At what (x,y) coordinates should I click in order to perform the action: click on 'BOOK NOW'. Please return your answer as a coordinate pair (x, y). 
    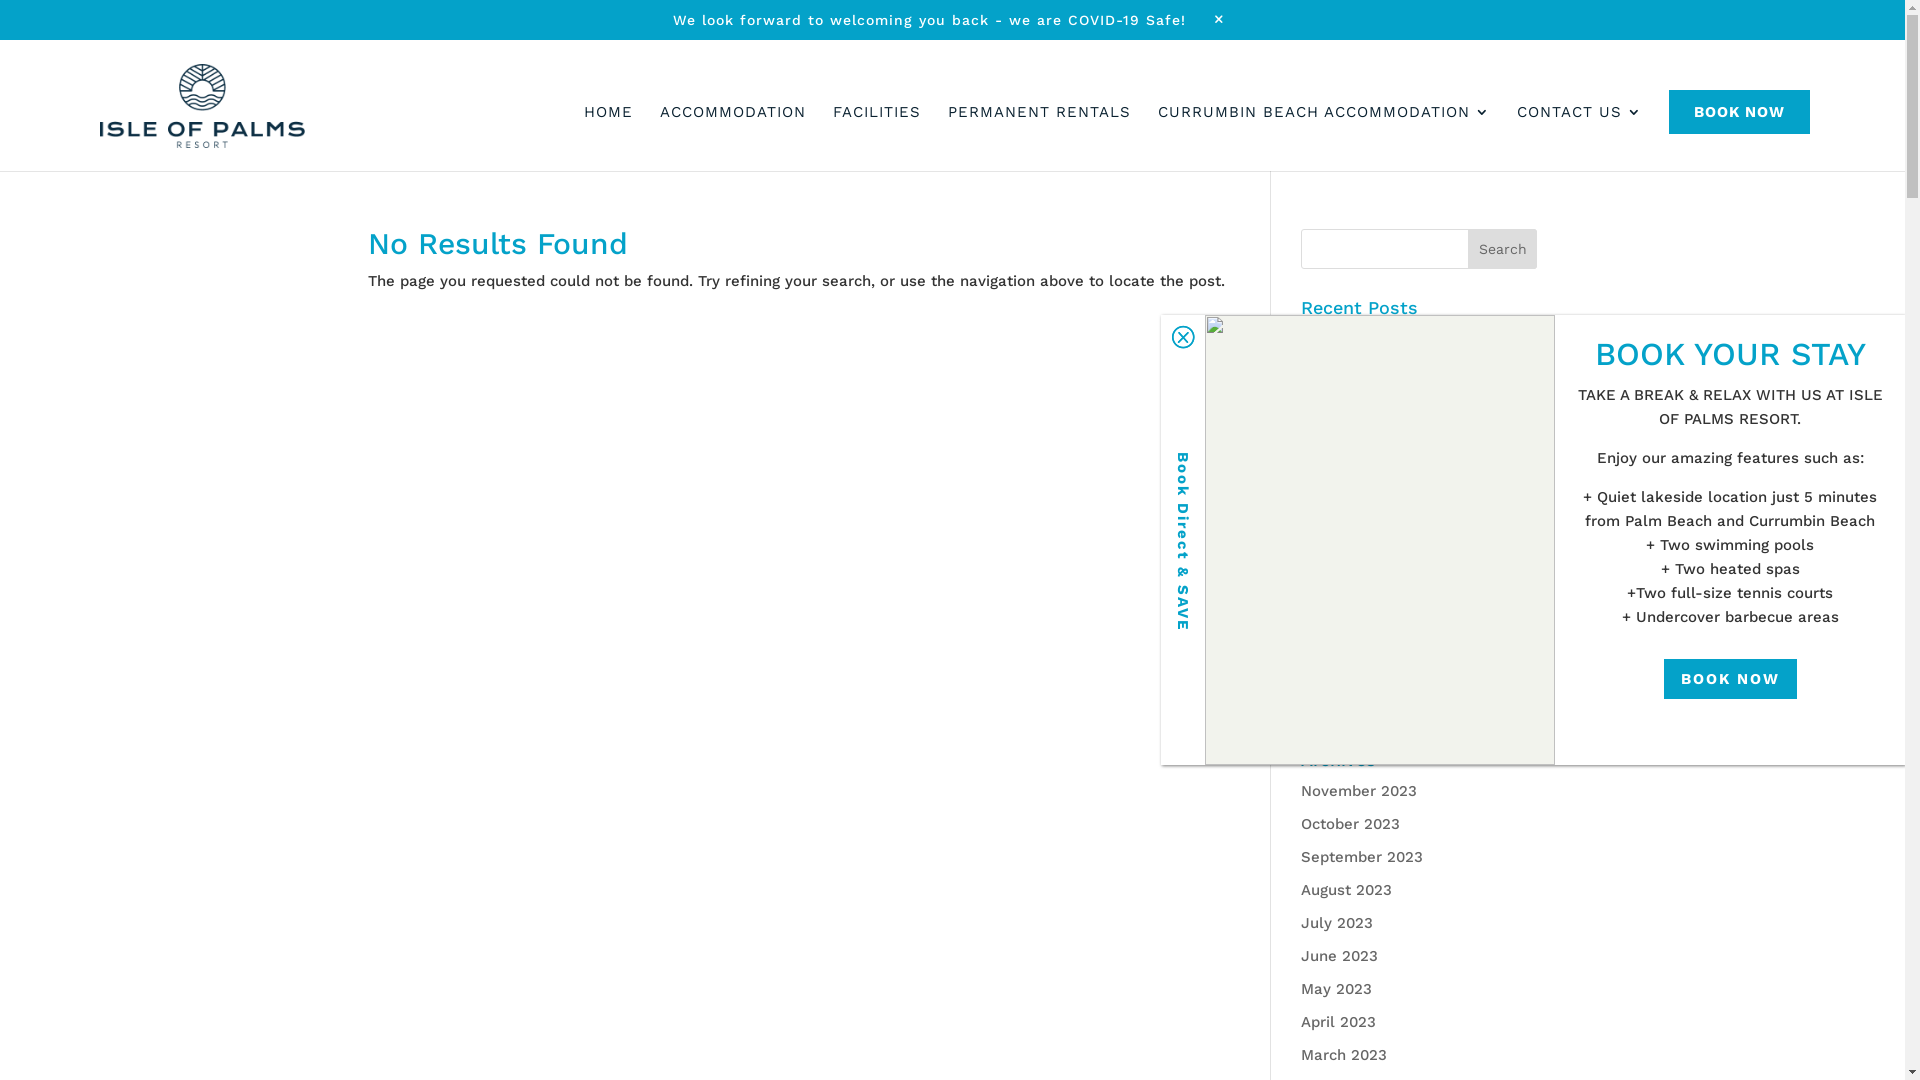
    Looking at the image, I should click on (1669, 111).